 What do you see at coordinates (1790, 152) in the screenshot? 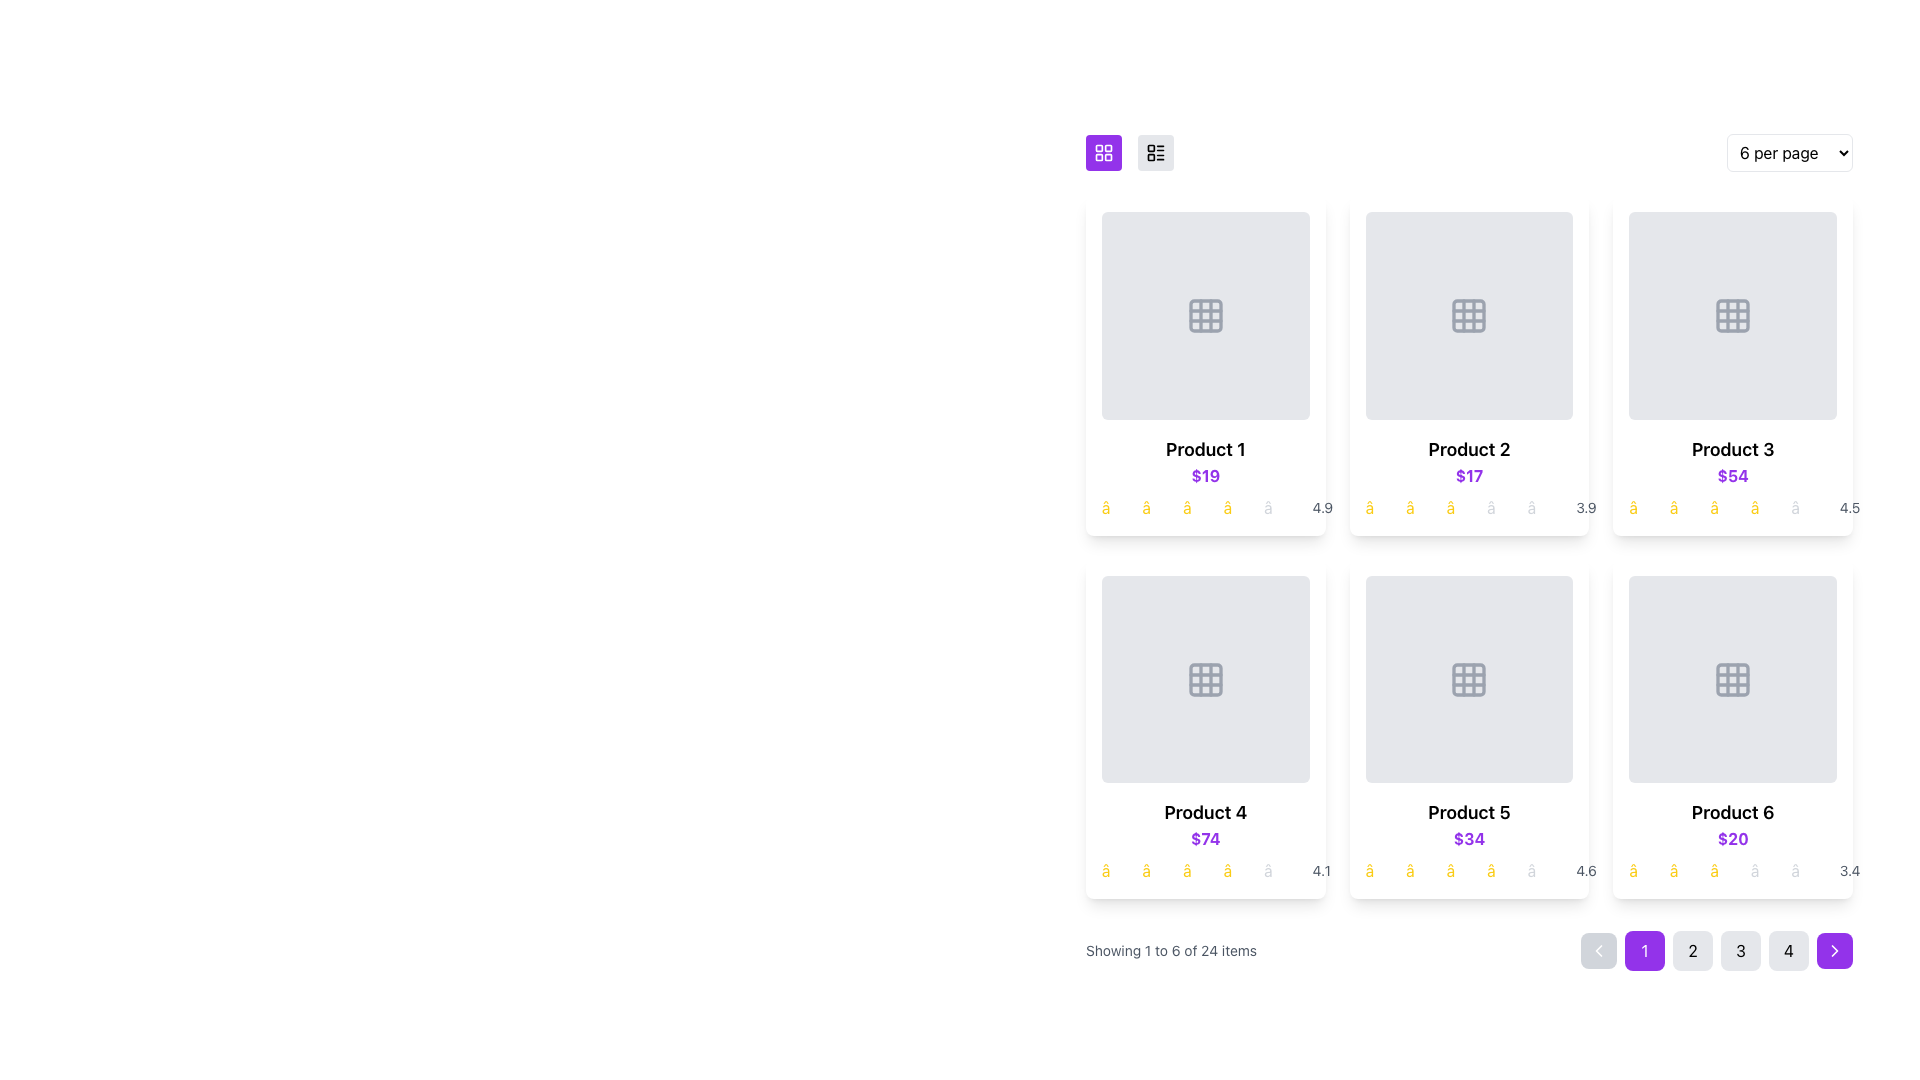
I see `an option from the dropdown menu located at the far right of the alignment options bar, which allows the user to change the number of items displayed per page` at bounding box center [1790, 152].